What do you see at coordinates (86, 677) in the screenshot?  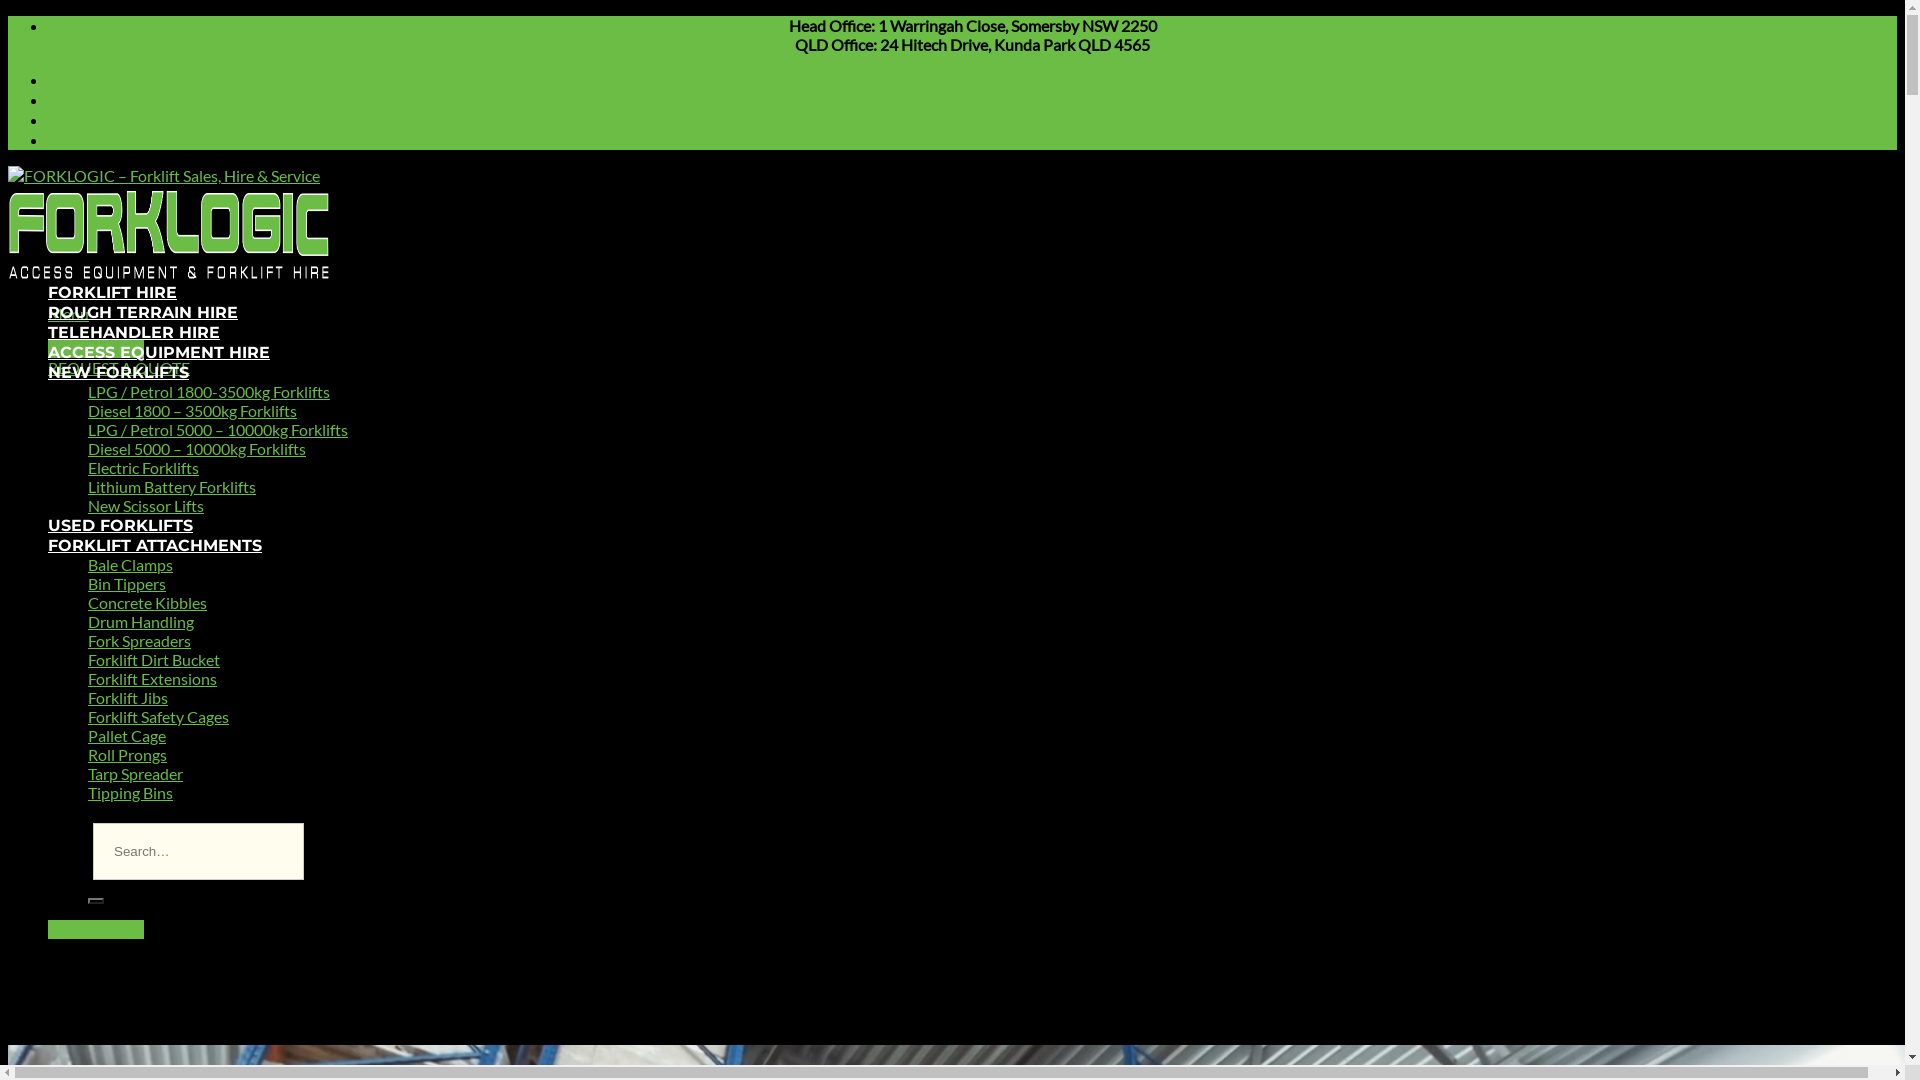 I see `'Forklift Extensions'` at bounding box center [86, 677].